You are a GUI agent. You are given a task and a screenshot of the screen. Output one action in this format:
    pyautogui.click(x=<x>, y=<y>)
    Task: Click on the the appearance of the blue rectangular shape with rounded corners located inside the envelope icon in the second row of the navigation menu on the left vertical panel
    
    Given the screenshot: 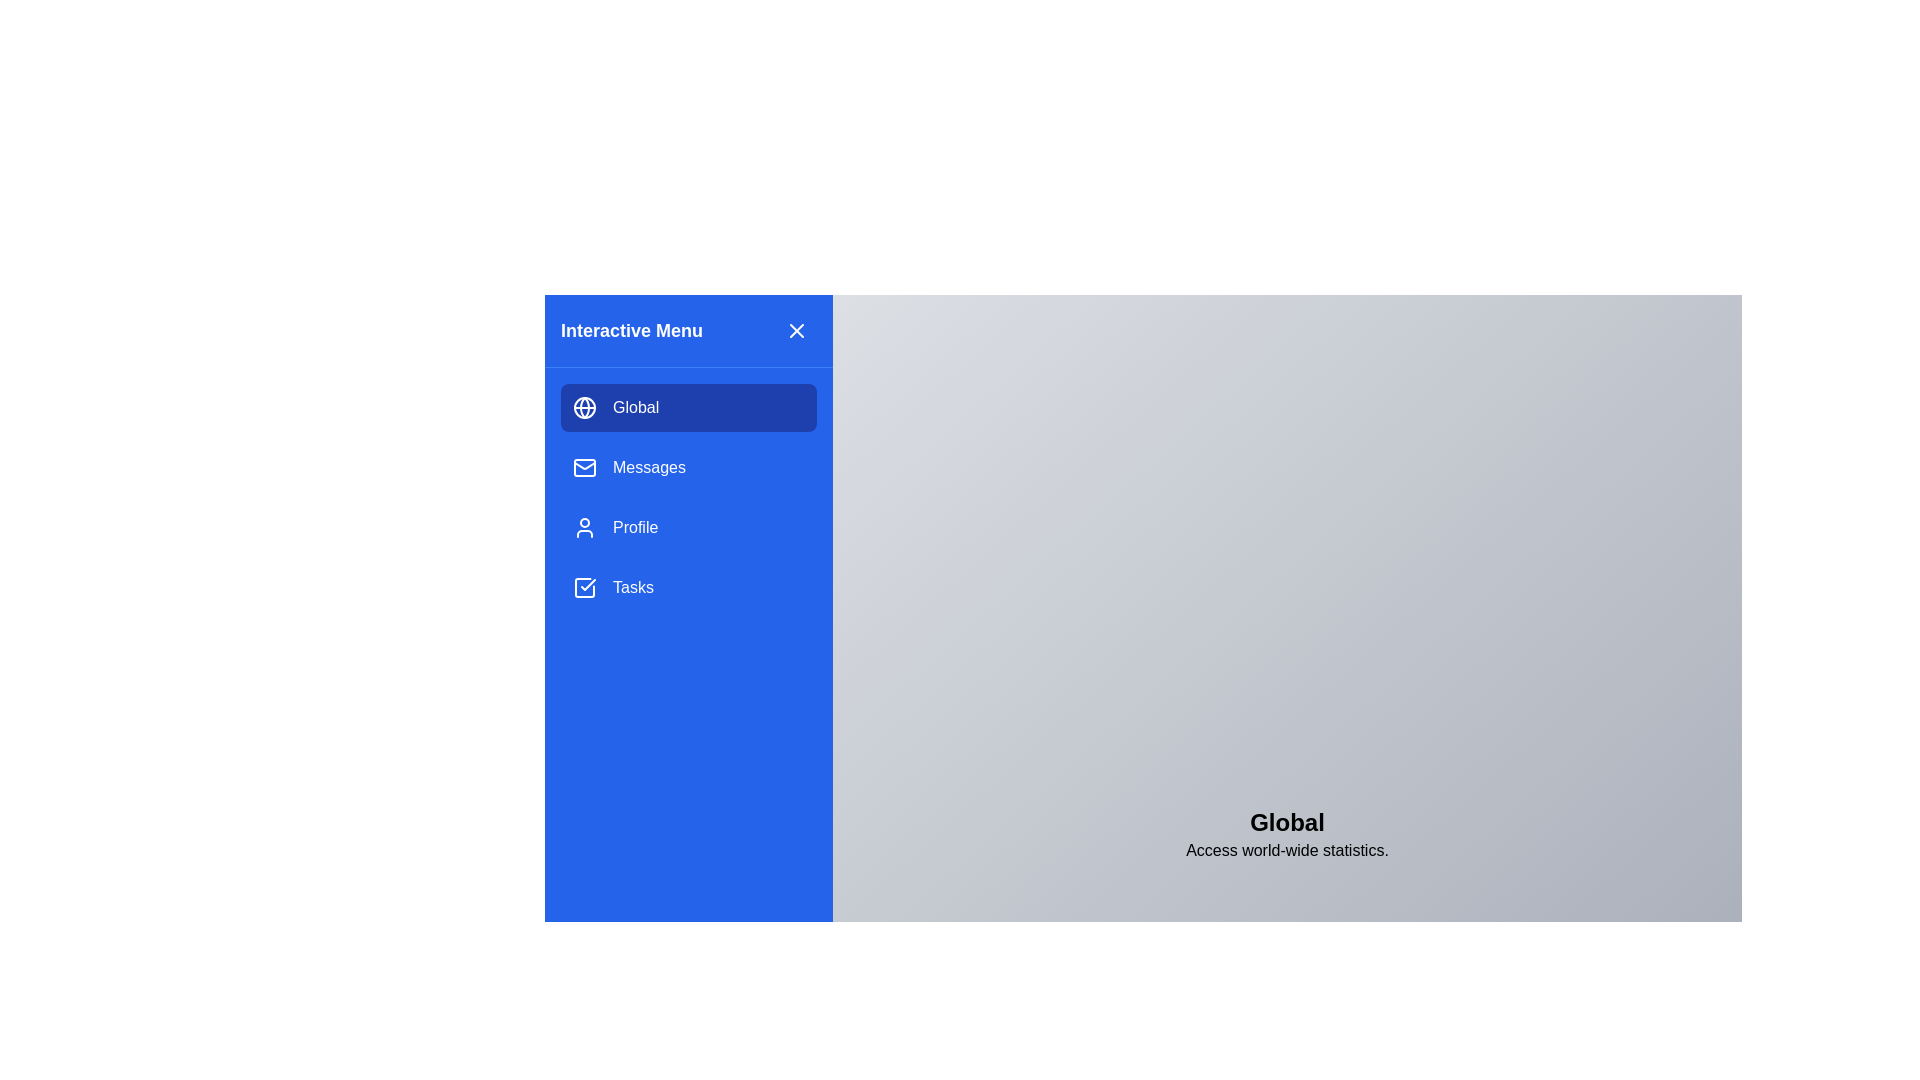 What is the action you would take?
    pyautogui.click(x=584, y=467)
    